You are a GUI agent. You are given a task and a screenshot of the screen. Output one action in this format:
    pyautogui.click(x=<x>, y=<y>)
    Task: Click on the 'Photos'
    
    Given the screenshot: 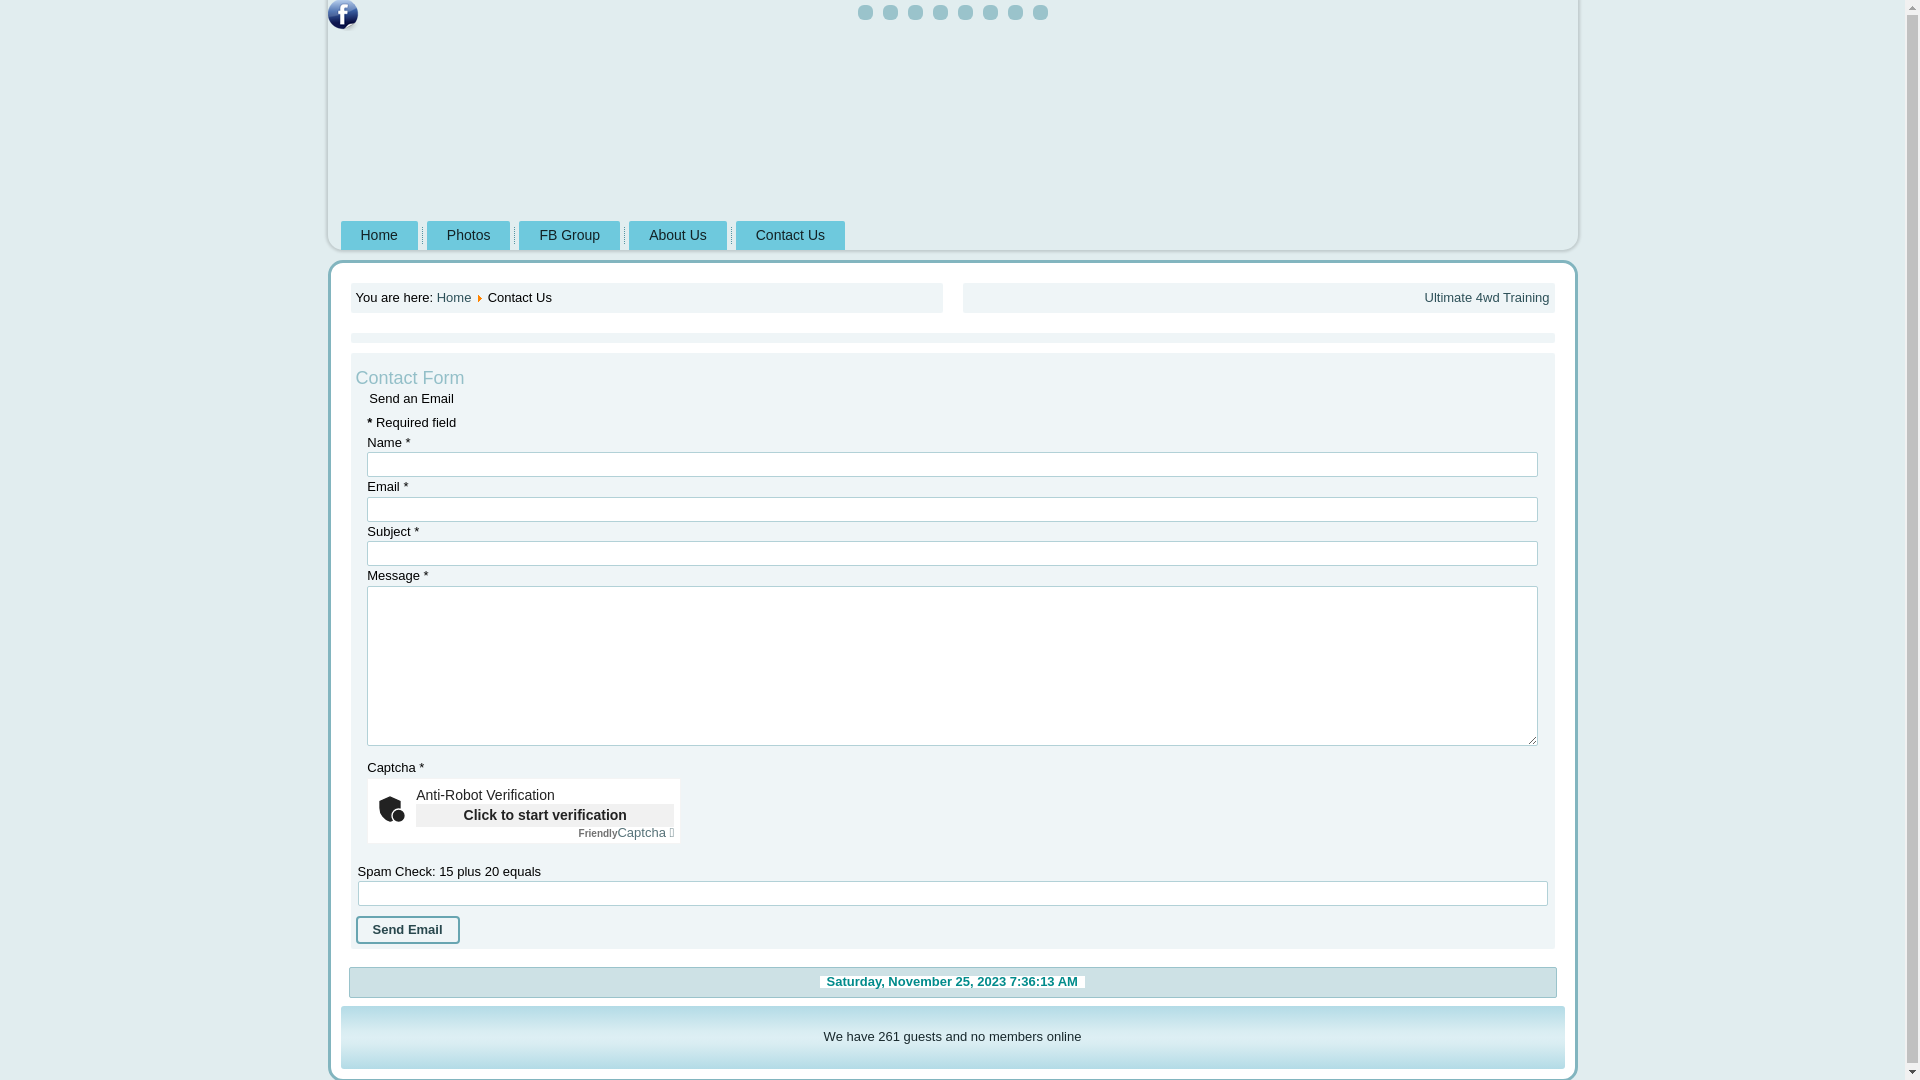 What is the action you would take?
    pyautogui.click(x=468, y=234)
    